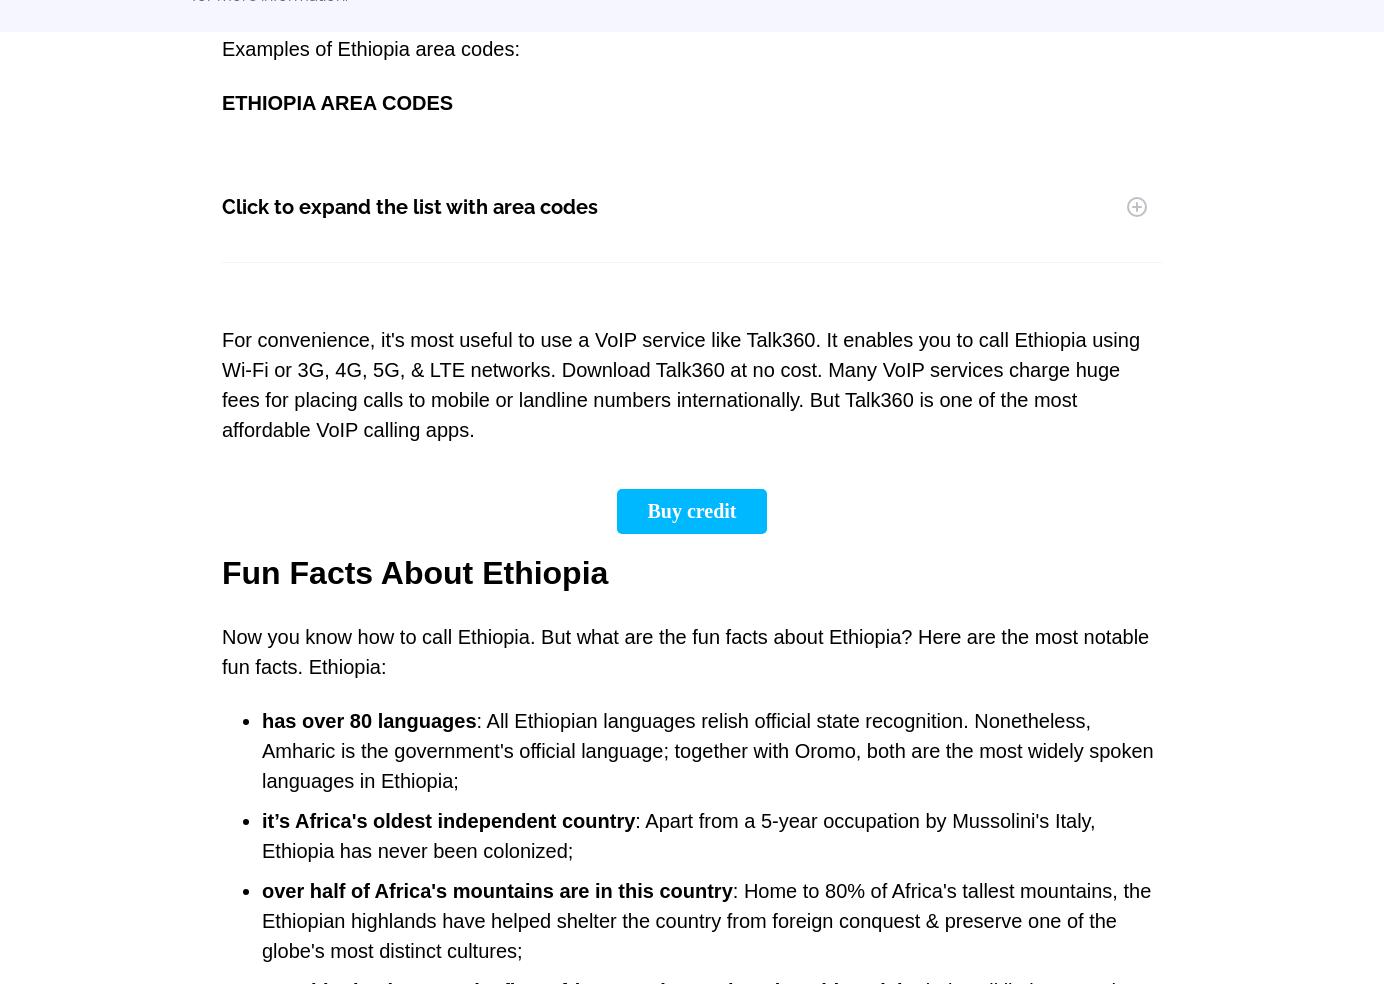 This screenshot has height=984, width=1384. What do you see at coordinates (260, 891) in the screenshot?
I see `'over half of Africa's mountains are in this country'` at bounding box center [260, 891].